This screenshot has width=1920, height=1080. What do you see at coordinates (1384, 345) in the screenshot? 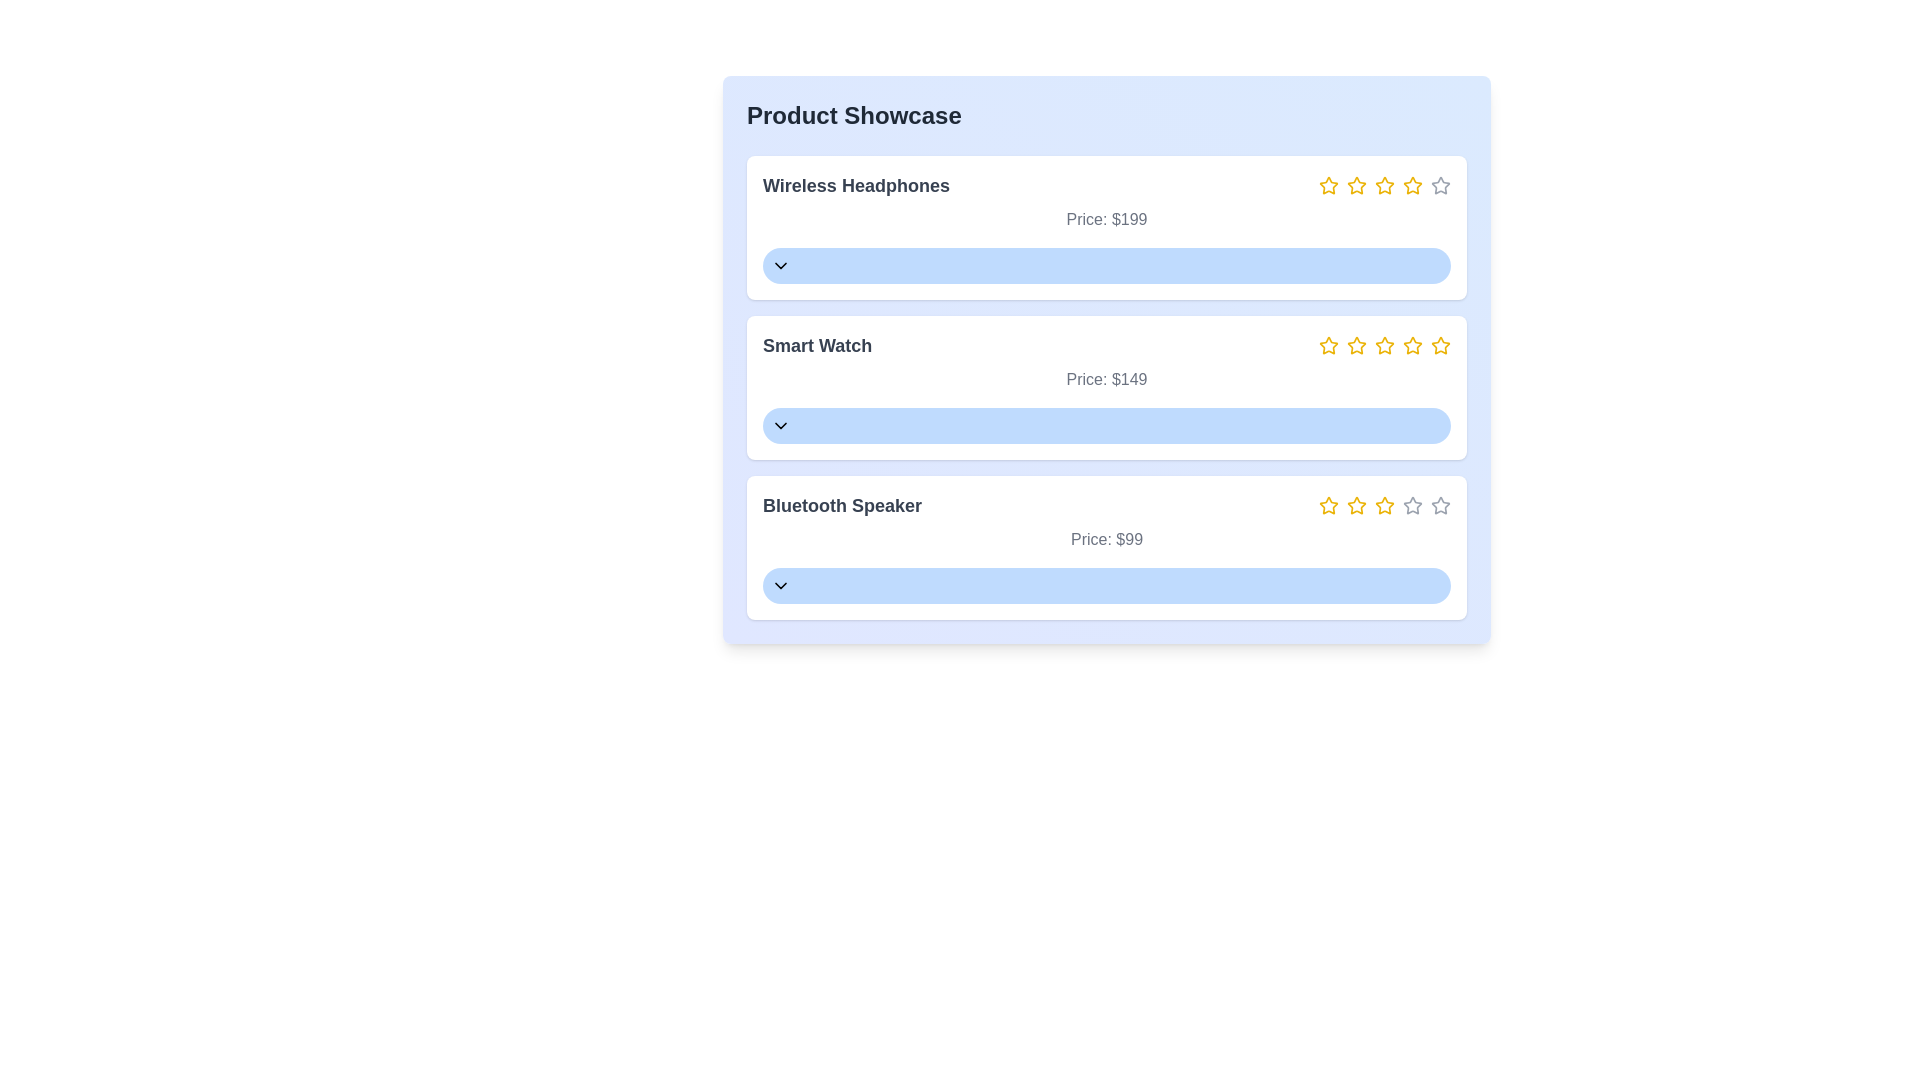
I see `the third yellow Rating Star Icon in the horizontal group of five stars located to the right of the 'Smart Watch' text and price information` at bounding box center [1384, 345].